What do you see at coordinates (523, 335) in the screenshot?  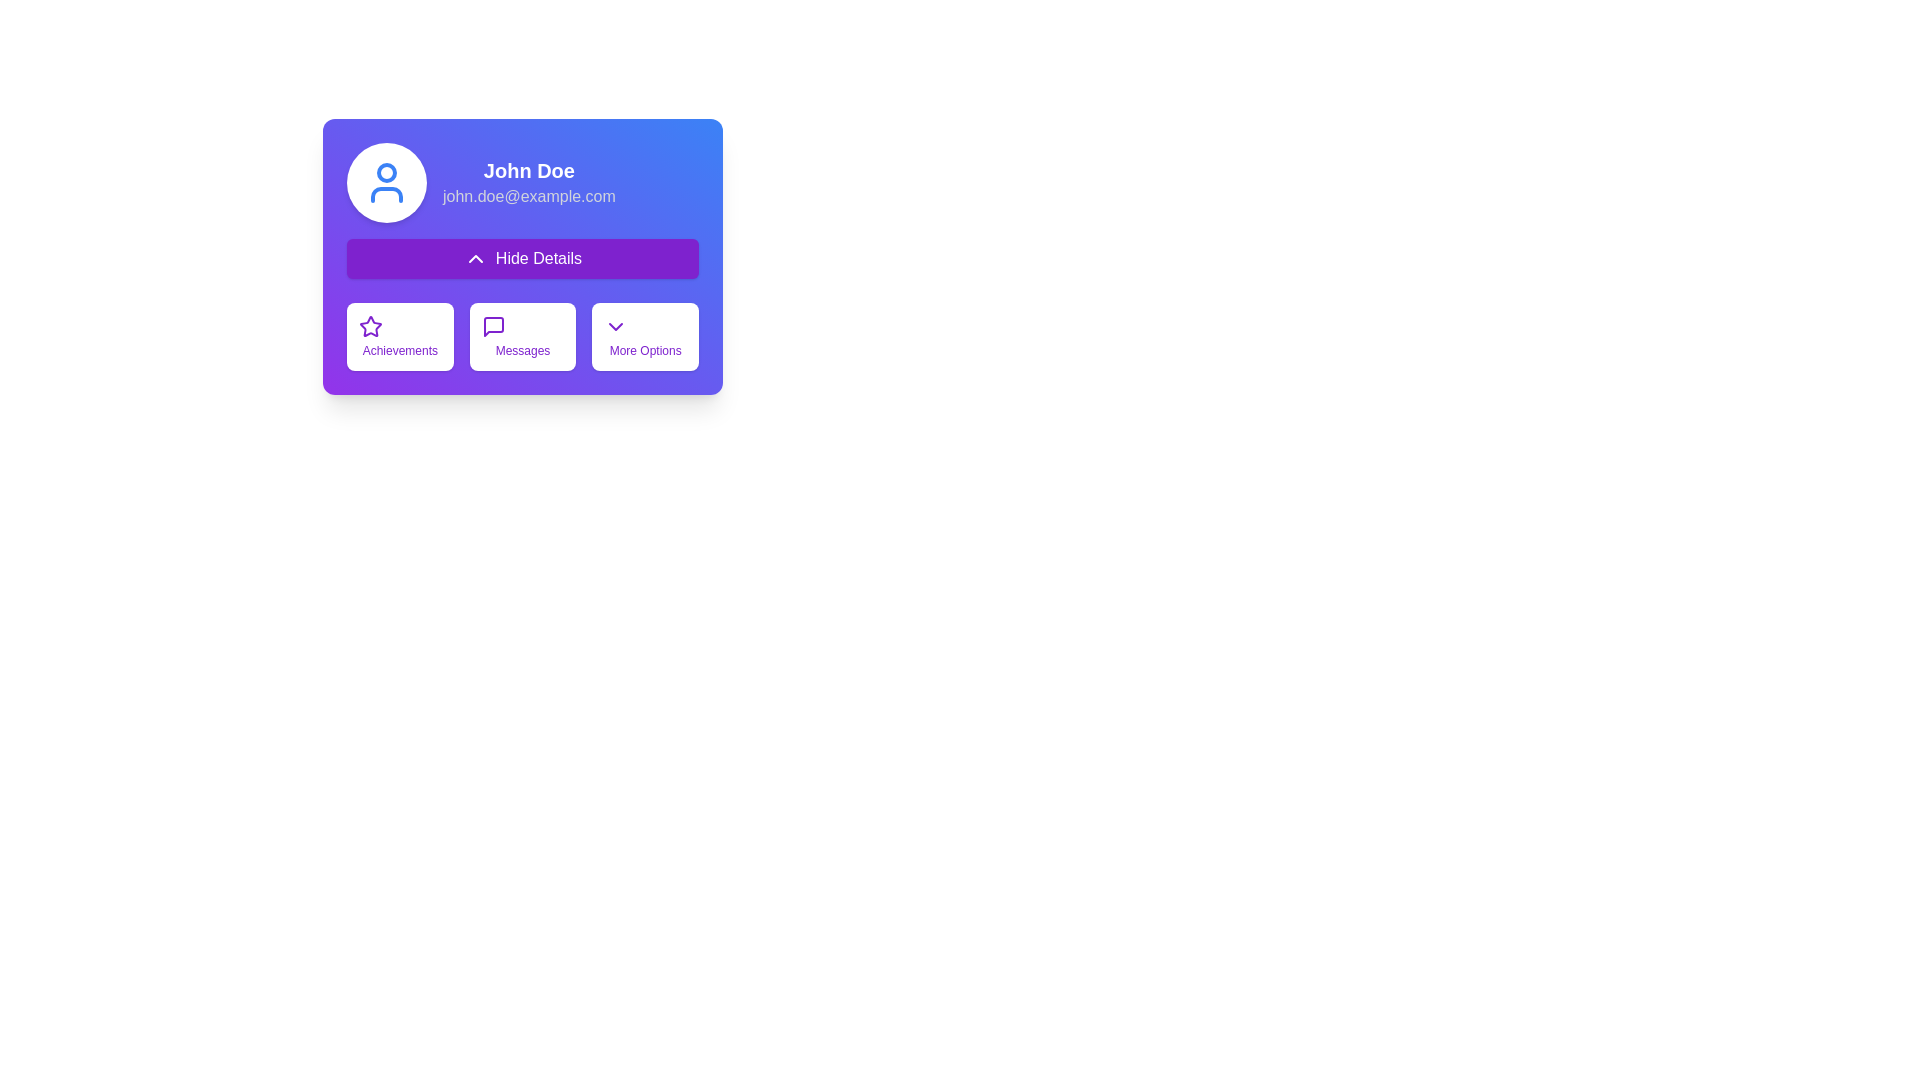 I see `the second button in the row of three buttons located below the 'Hide Details' button, for keyboard accessibility interactions` at bounding box center [523, 335].